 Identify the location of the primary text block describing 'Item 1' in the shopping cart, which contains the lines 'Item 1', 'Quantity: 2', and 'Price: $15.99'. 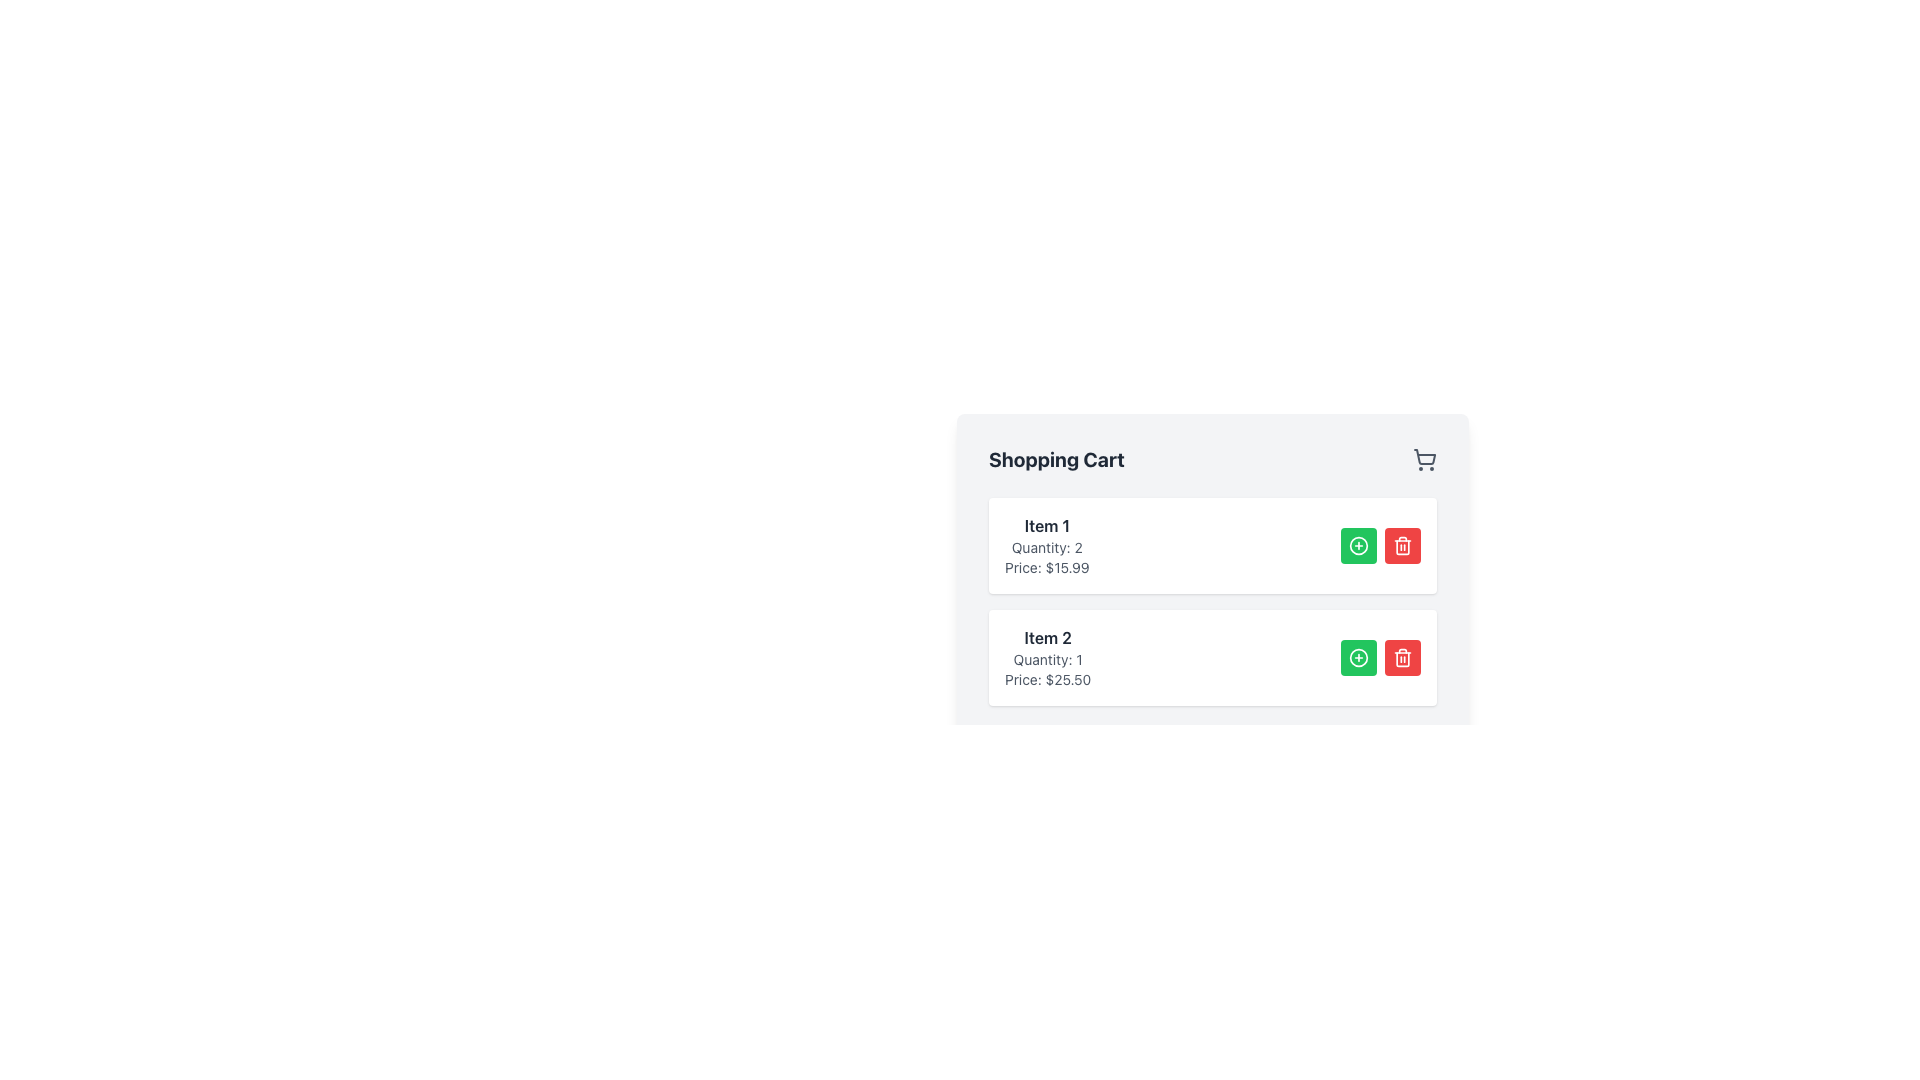
(1046, 546).